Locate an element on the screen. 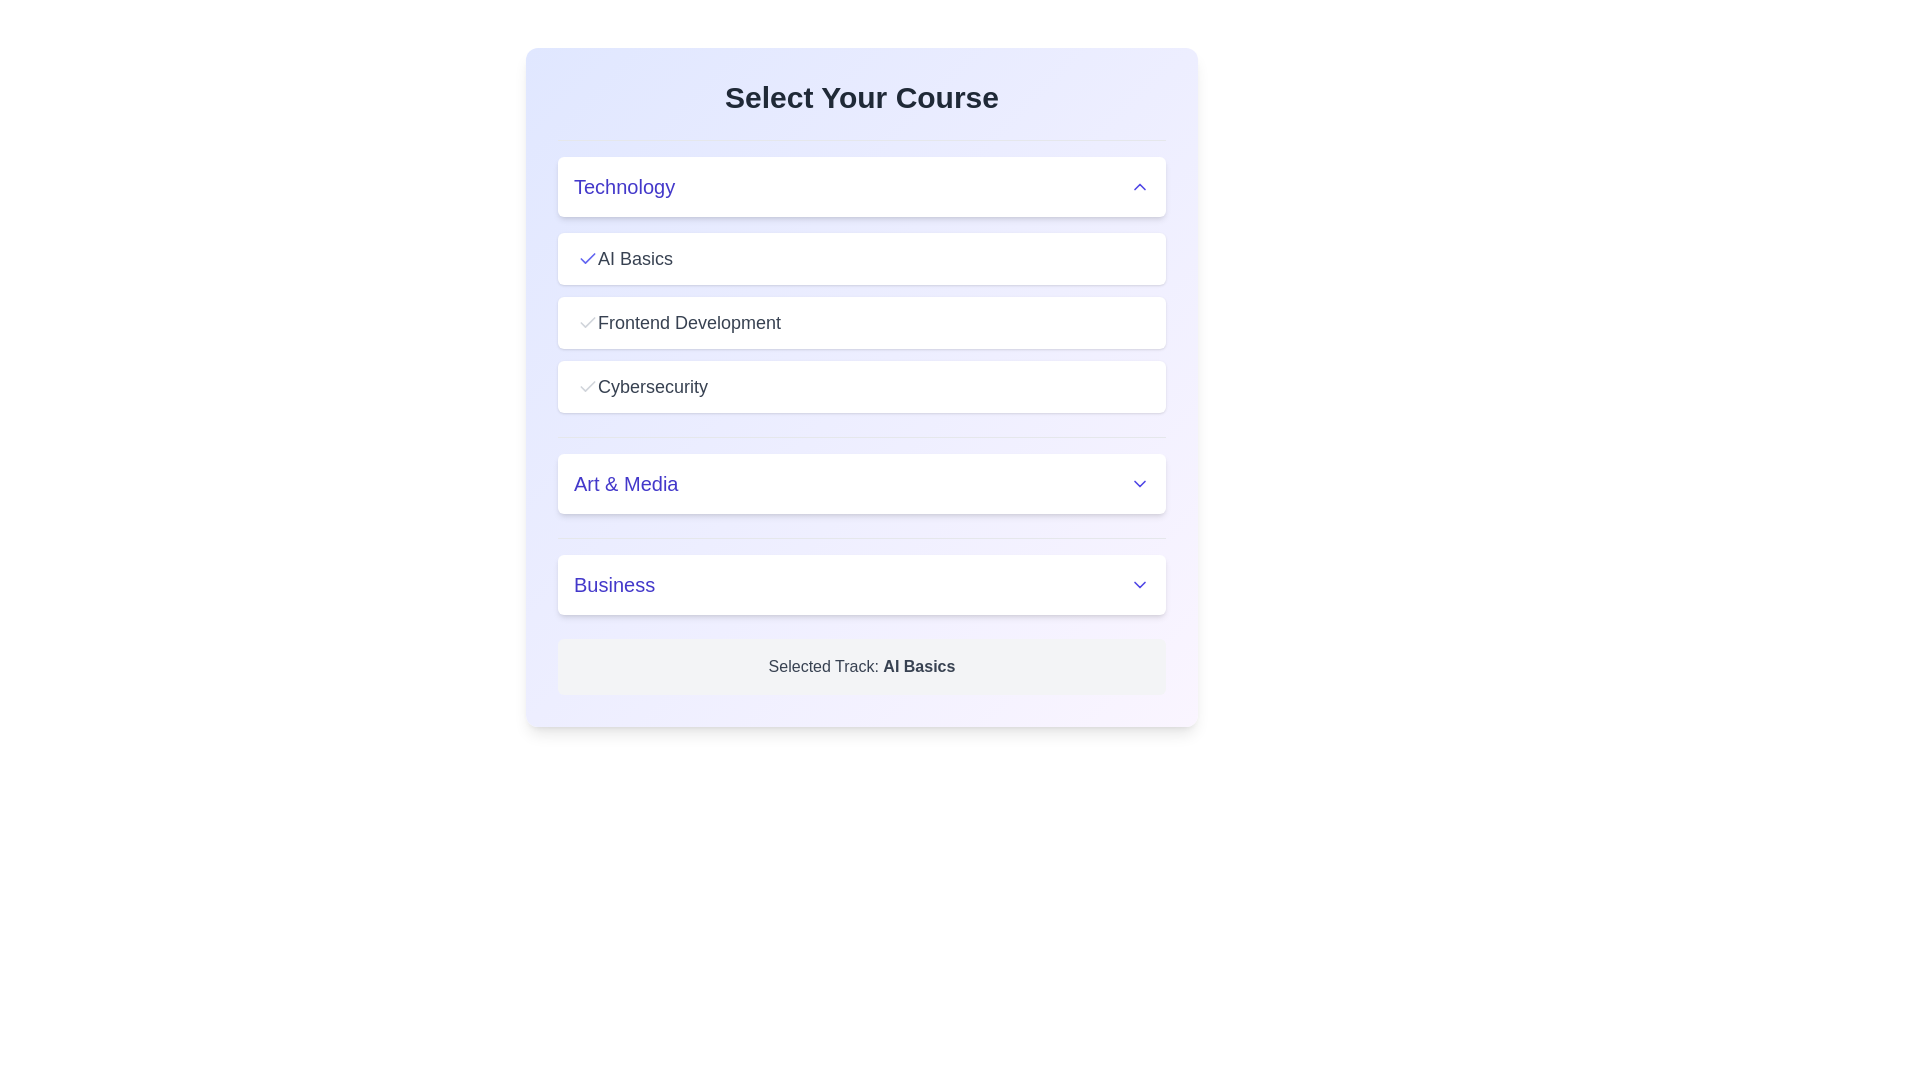 The width and height of the screenshot is (1920, 1080). the indigo chevron-down icon located at the far right of the 'Art & Media' section is located at coordinates (1140, 483).